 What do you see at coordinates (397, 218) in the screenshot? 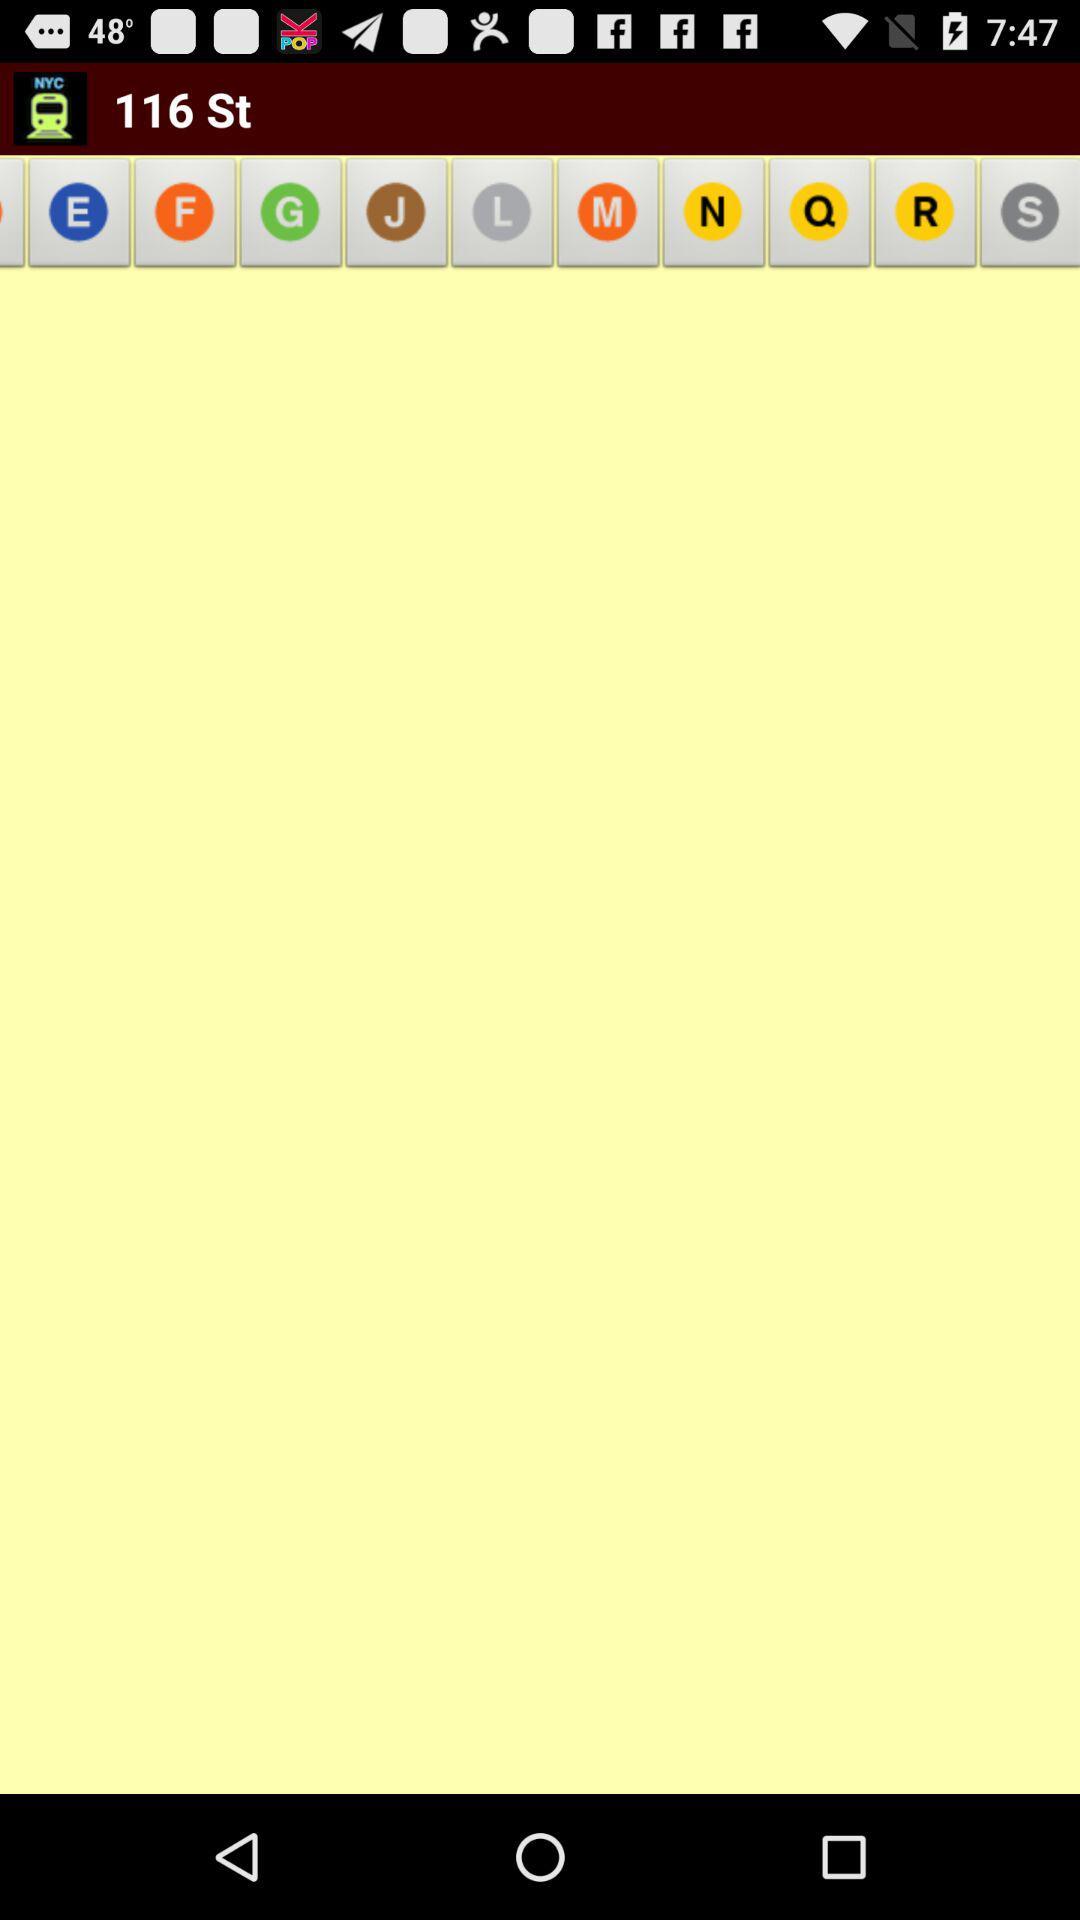
I see `the app to the right of 116 st app` at bounding box center [397, 218].